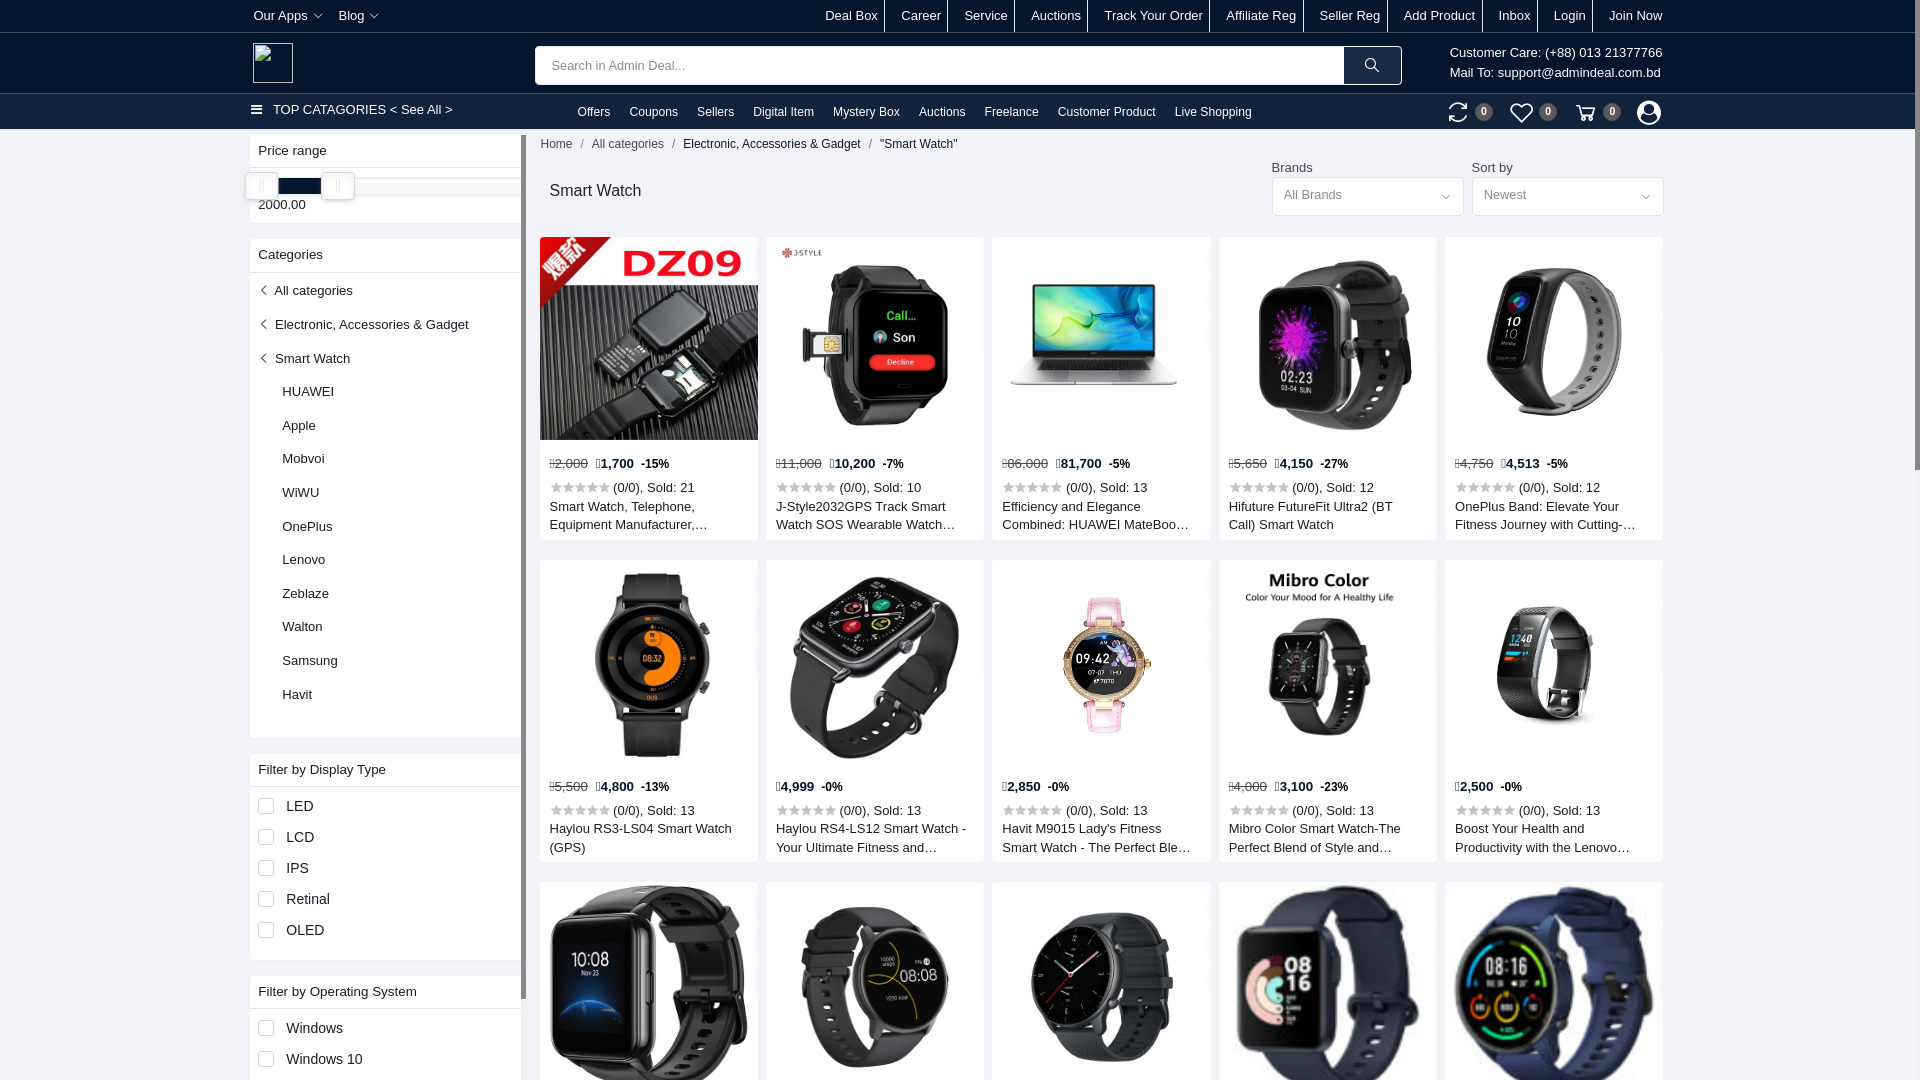  Describe the element at coordinates (781, 111) in the screenshot. I see `'Digital Item'` at that location.